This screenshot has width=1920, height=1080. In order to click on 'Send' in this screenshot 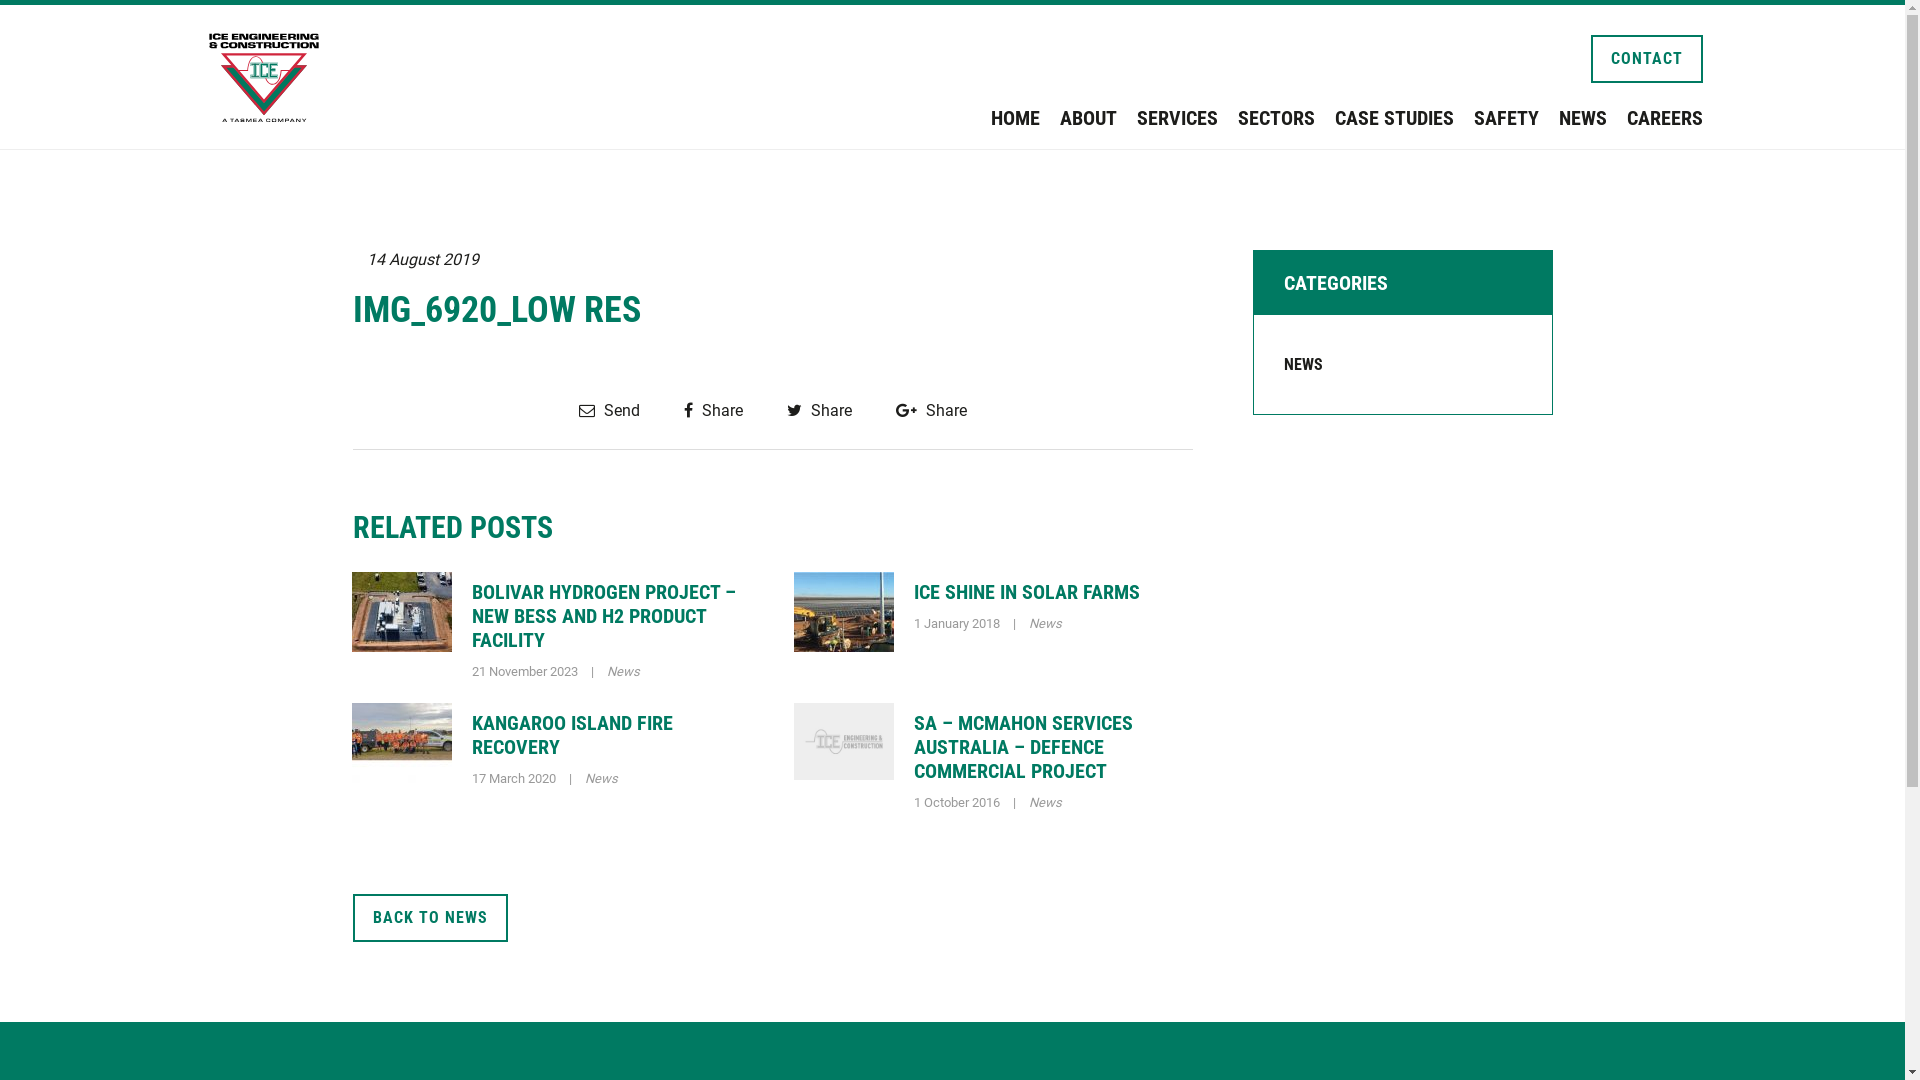, I will do `click(607, 409)`.